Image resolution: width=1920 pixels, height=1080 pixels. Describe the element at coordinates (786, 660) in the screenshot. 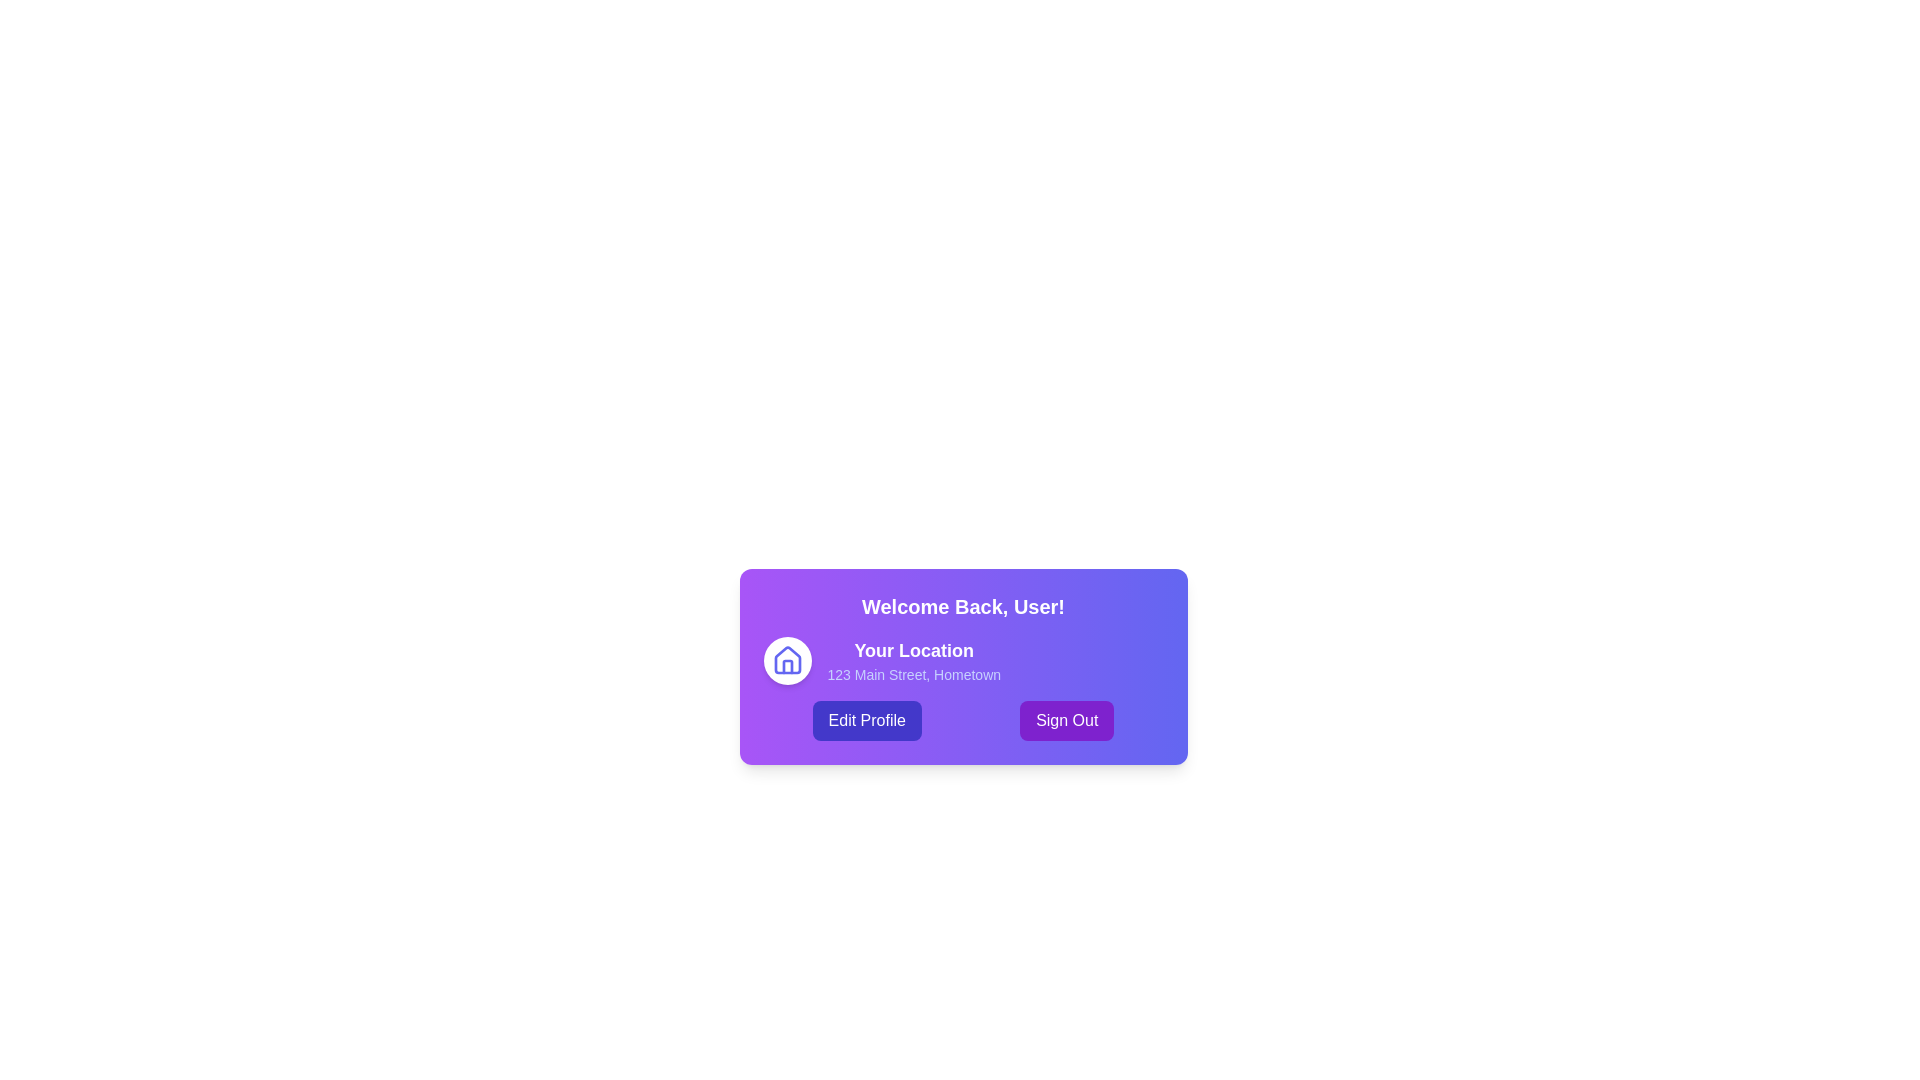

I see `the house icon with a gradient purple and blue color scheme located within the white circular area on the left side of the user information card` at that location.